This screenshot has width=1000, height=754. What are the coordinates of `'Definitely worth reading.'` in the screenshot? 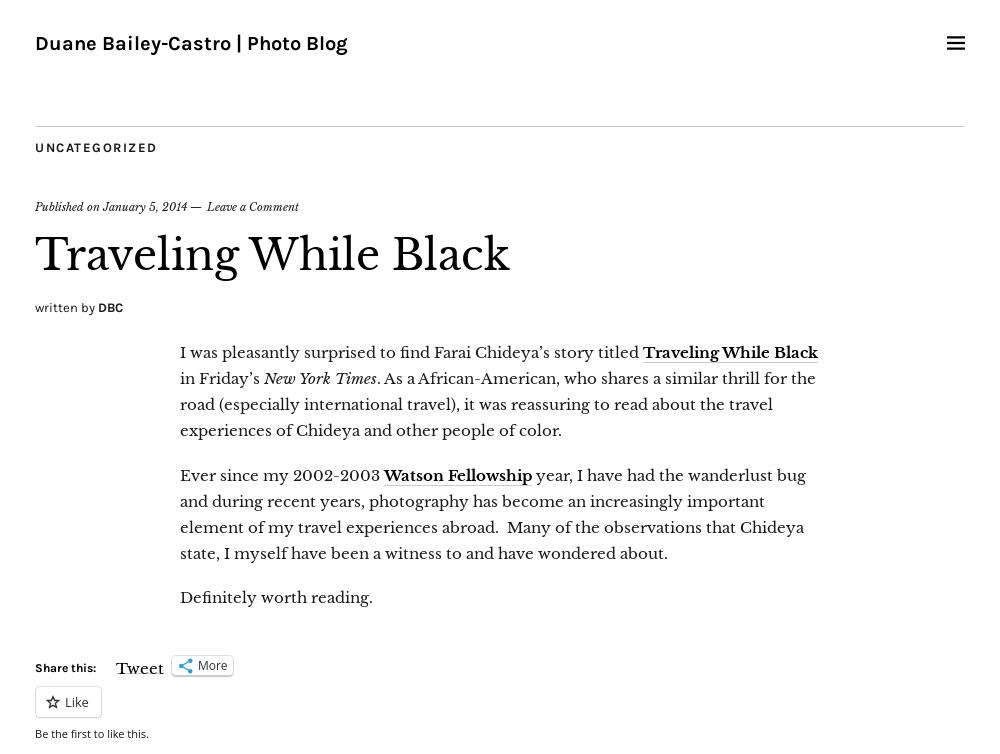 It's located at (180, 596).